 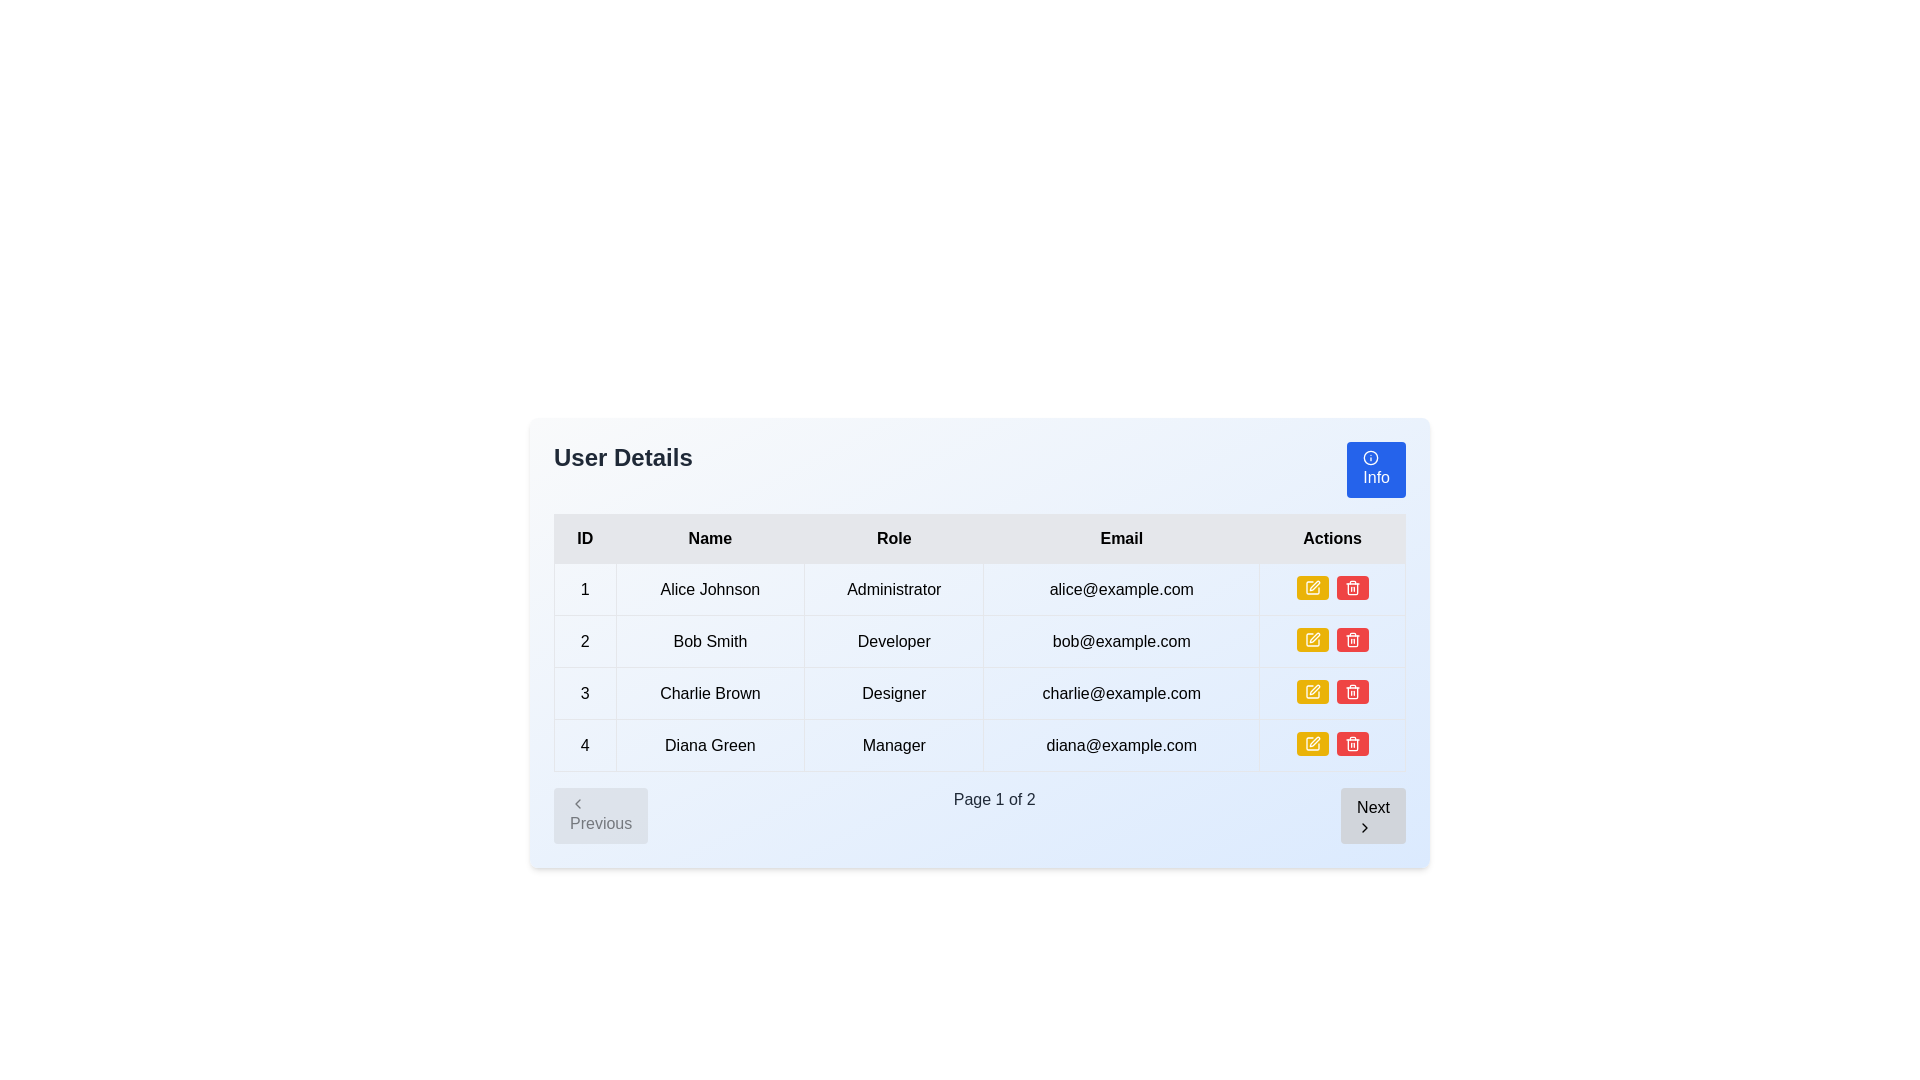 What do you see at coordinates (1352, 690) in the screenshot?
I see `the trash bin icon button in the 'Actions' column for 'Bob Smith'` at bounding box center [1352, 690].